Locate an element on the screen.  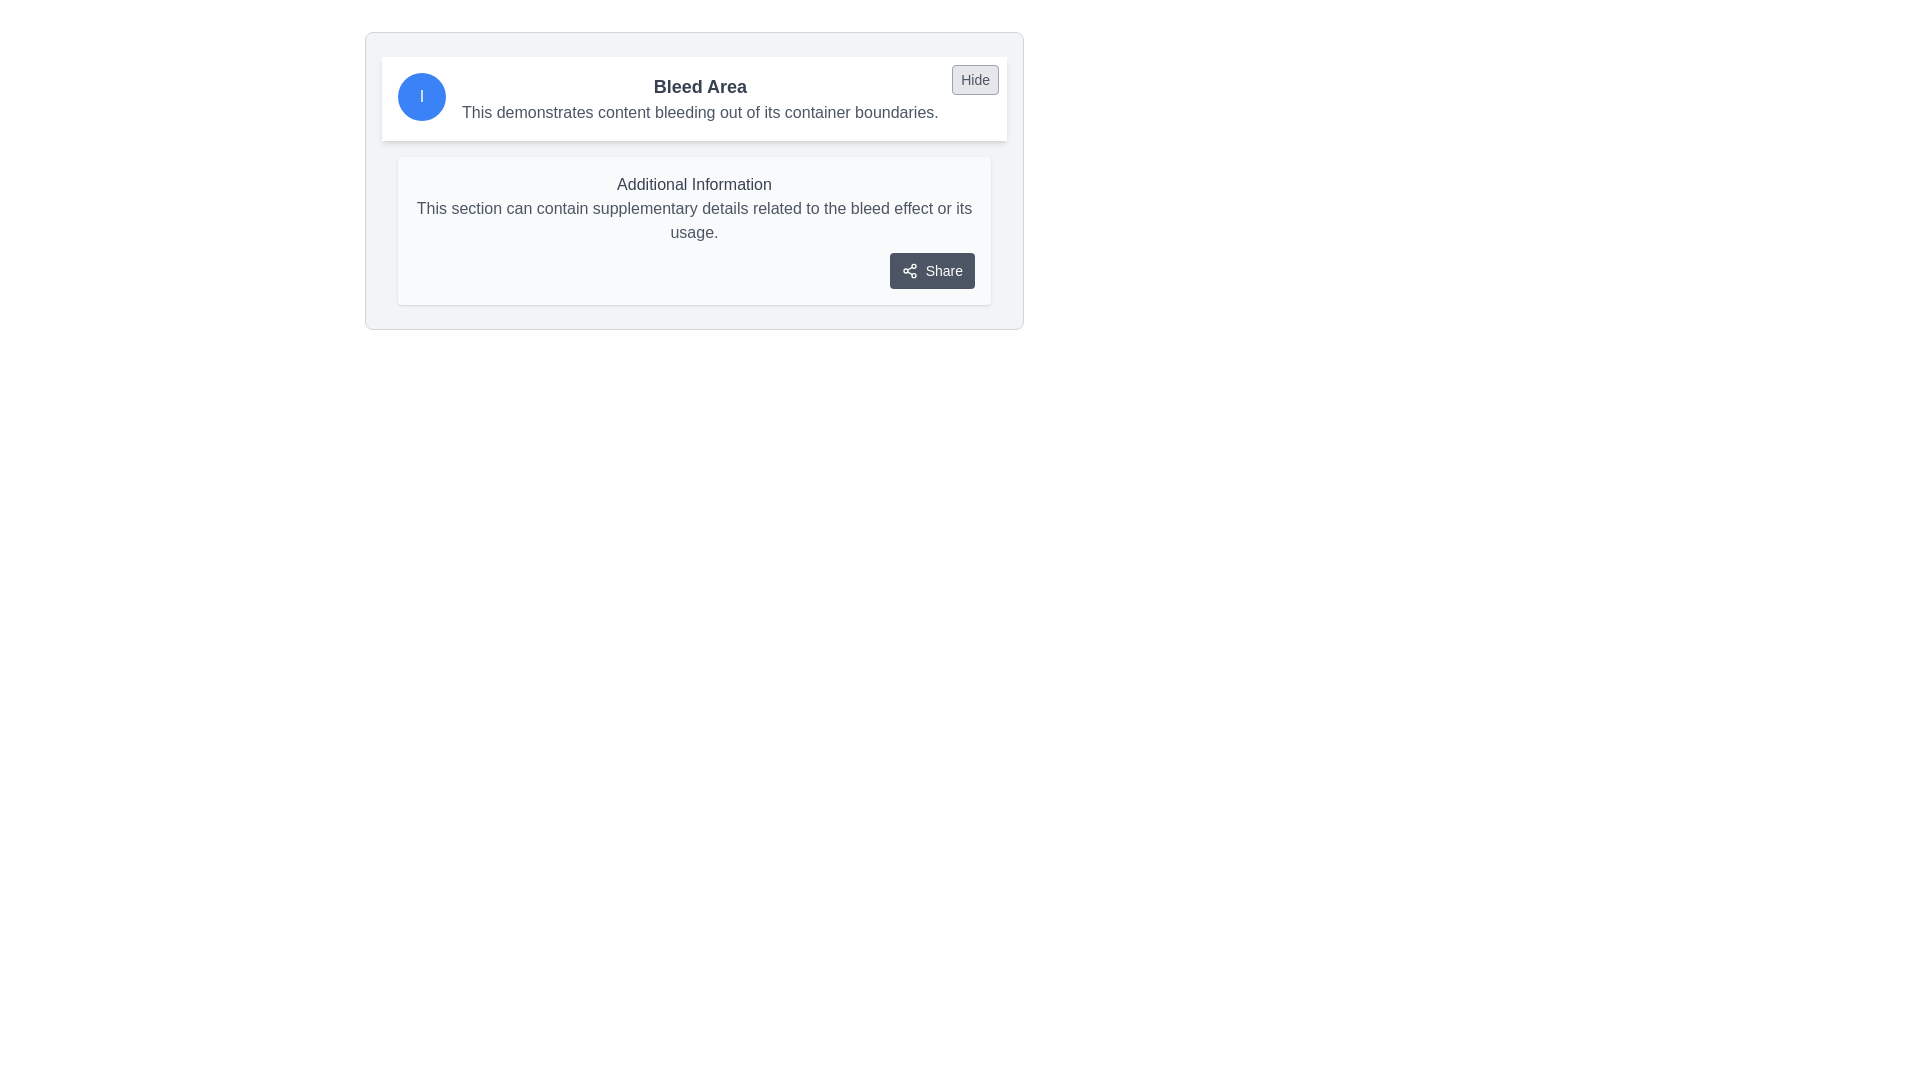
the 'Share' button which contains a compact icon resembling a network or share symbol, located in the lower-right section of the panel is located at coordinates (908, 270).